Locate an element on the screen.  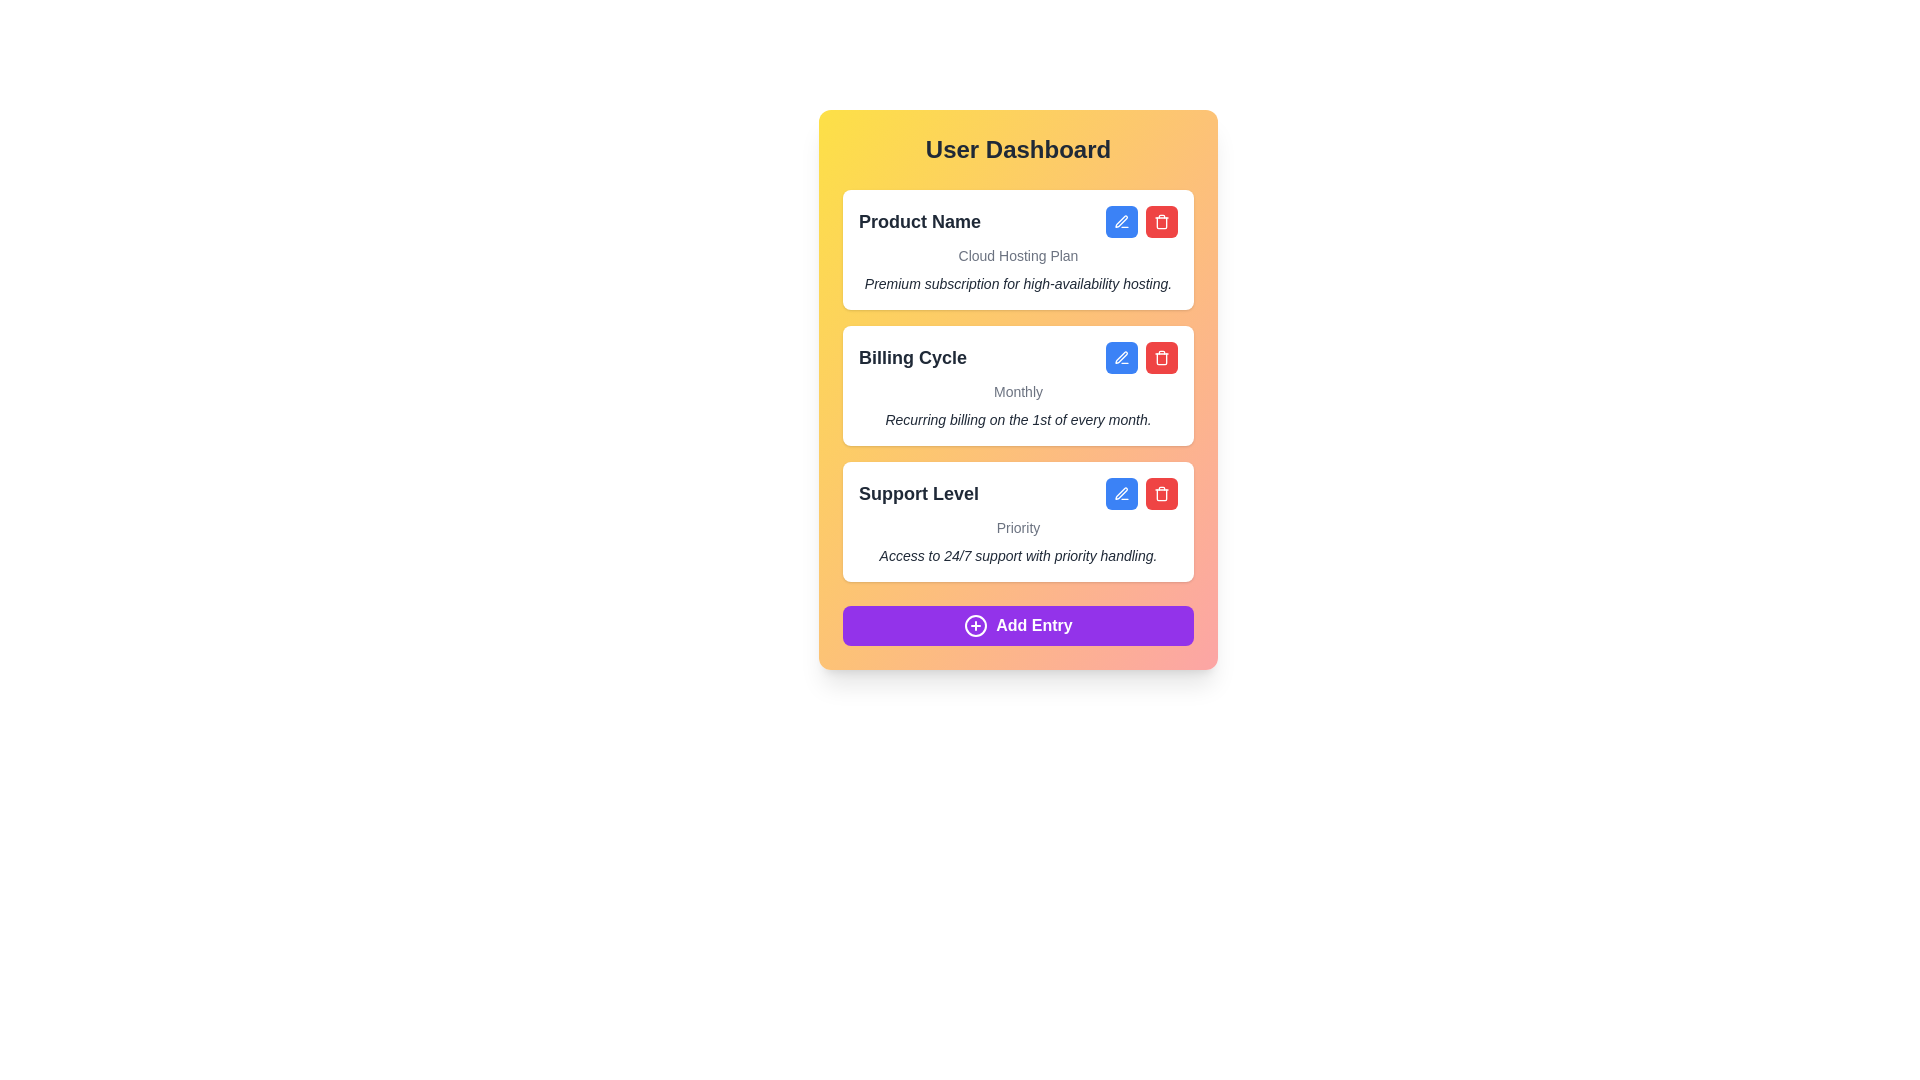
the static text label providing information about the billing cycle located under the 'Billing Cycle' section, beneath the 'Monthly' description is located at coordinates (1018, 419).